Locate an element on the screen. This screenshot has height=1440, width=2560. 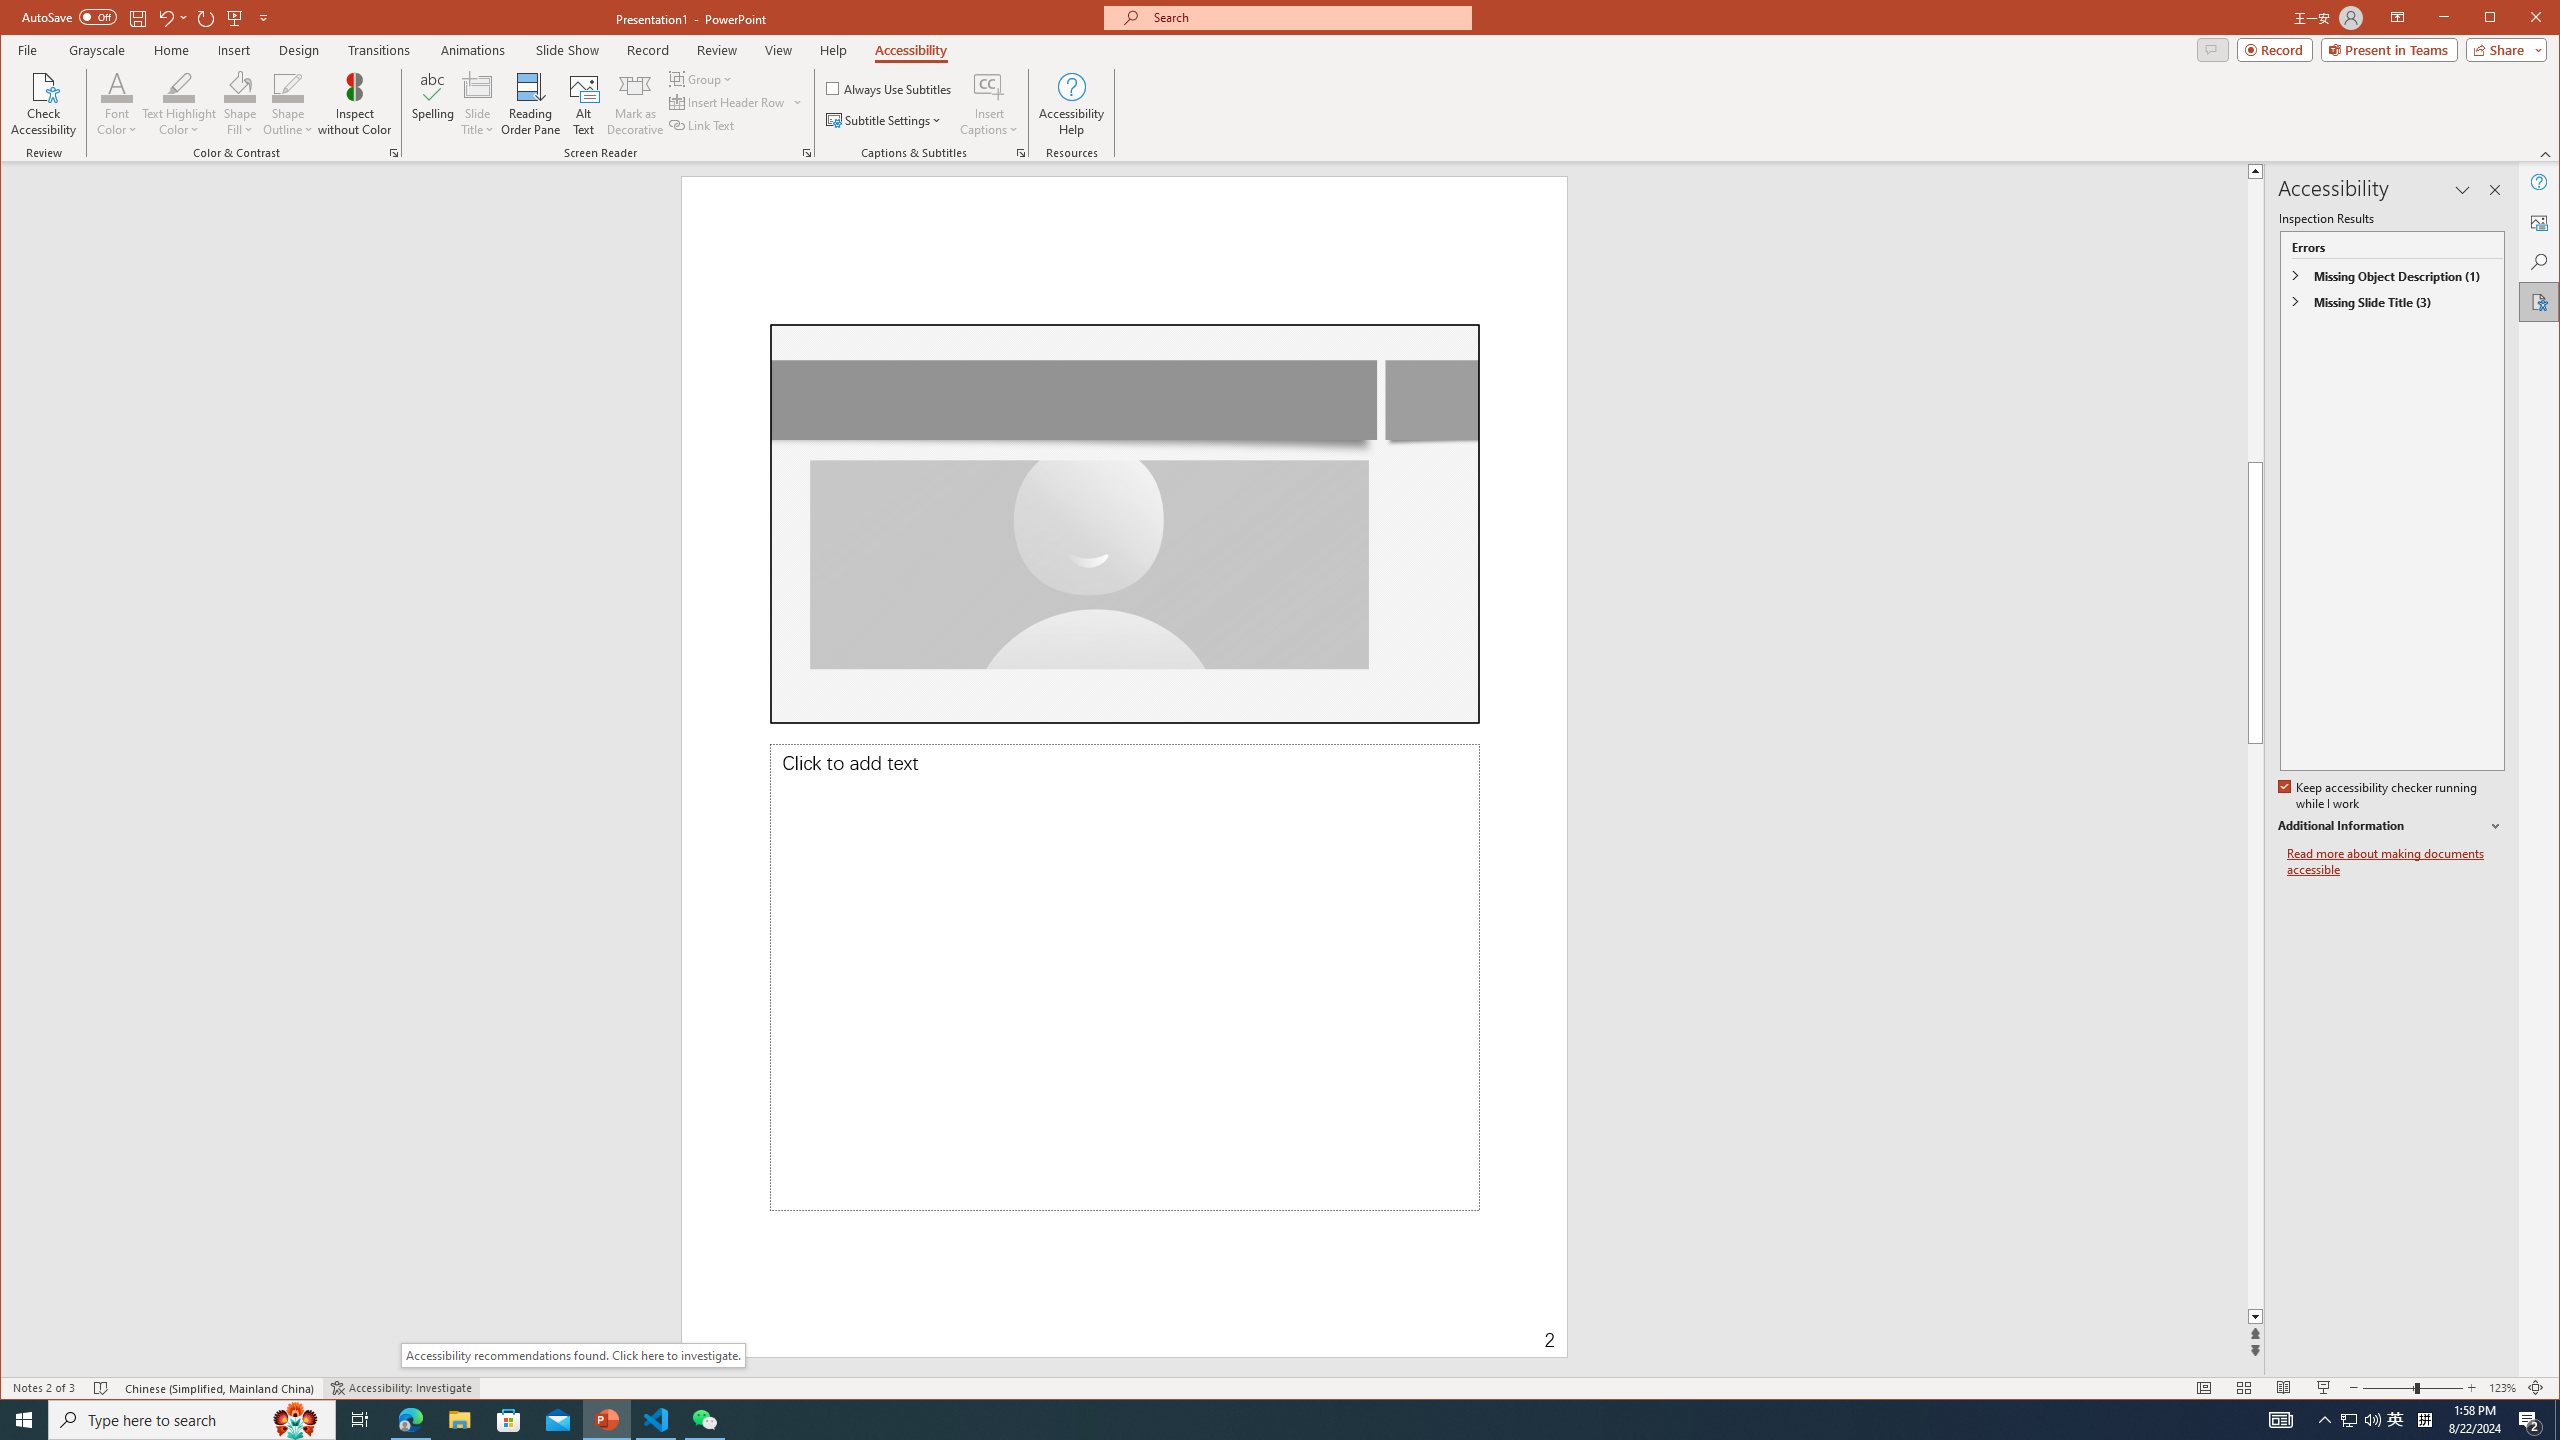
'Always Use Subtitles' is located at coordinates (888, 87).